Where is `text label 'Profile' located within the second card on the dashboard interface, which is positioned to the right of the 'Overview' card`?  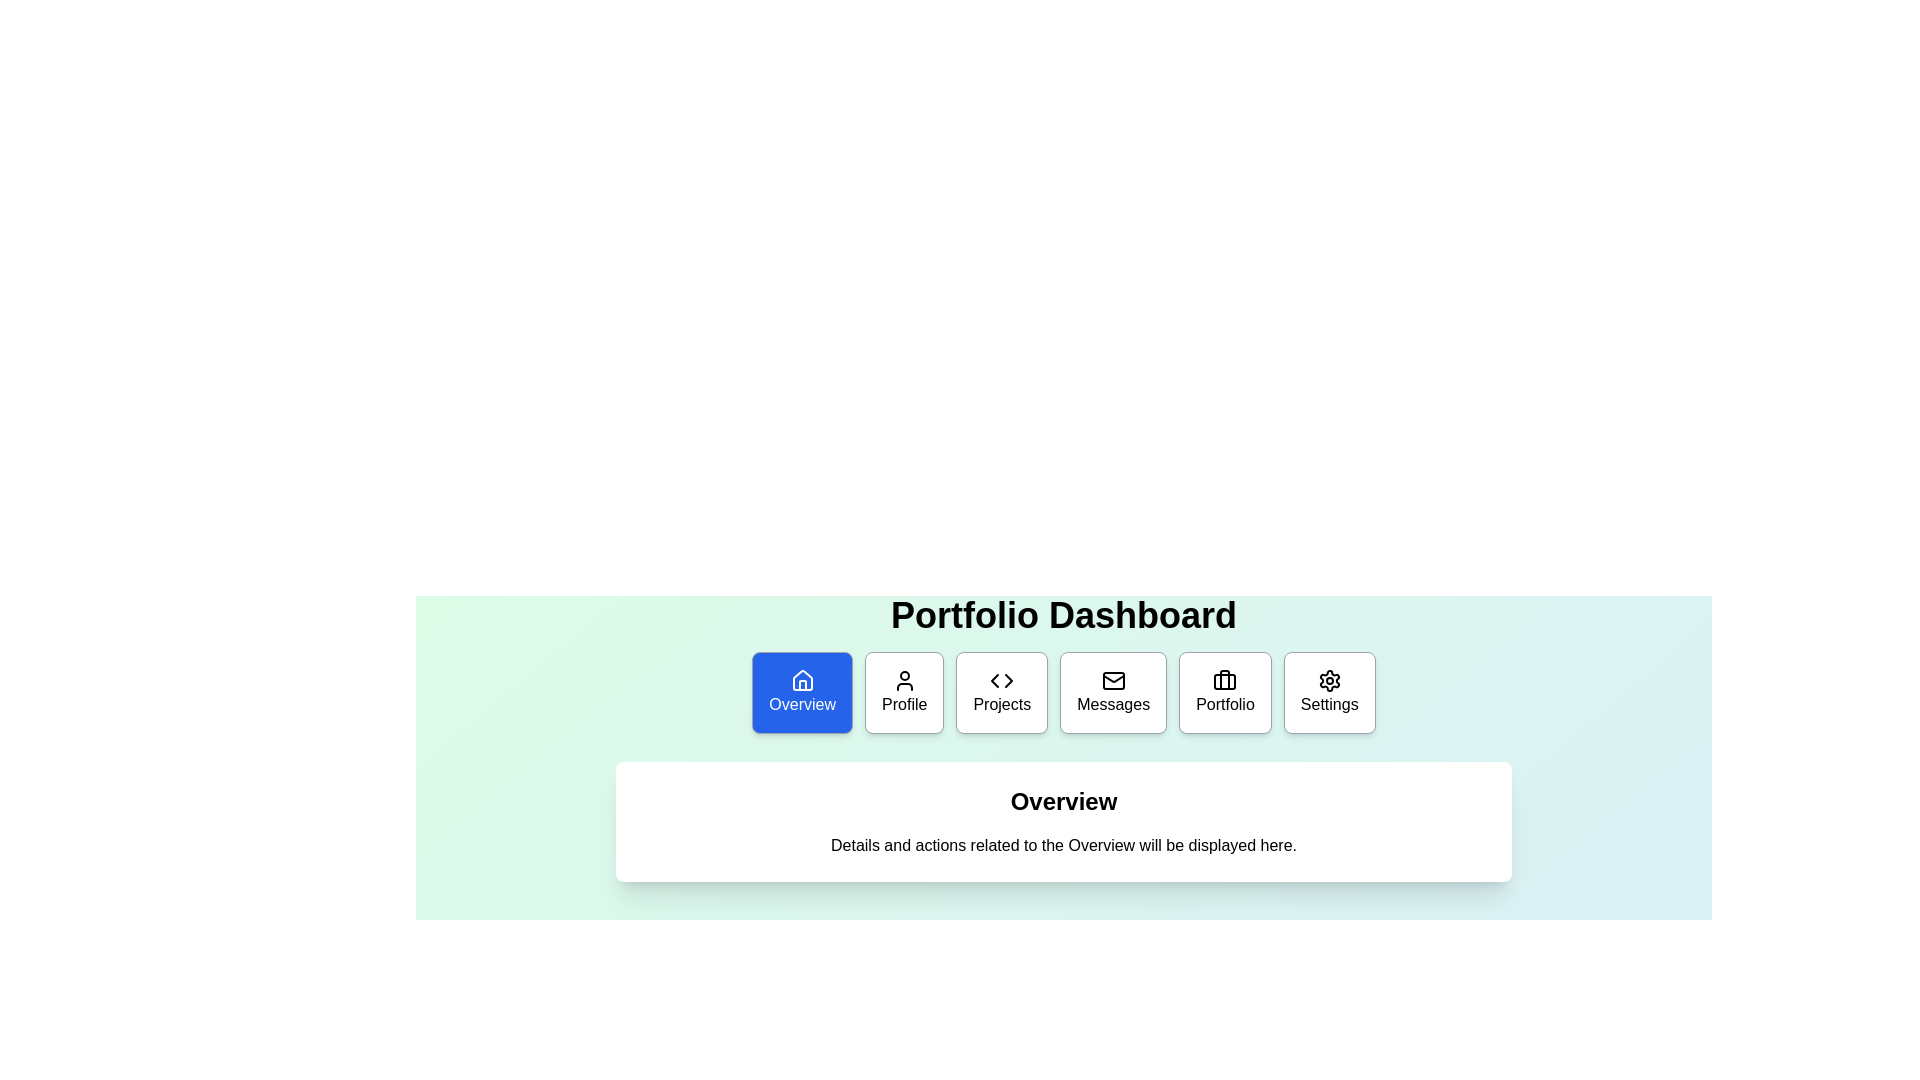
text label 'Profile' located within the second card on the dashboard interface, which is positioned to the right of the 'Overview' card is located at coordinates (903, 704).